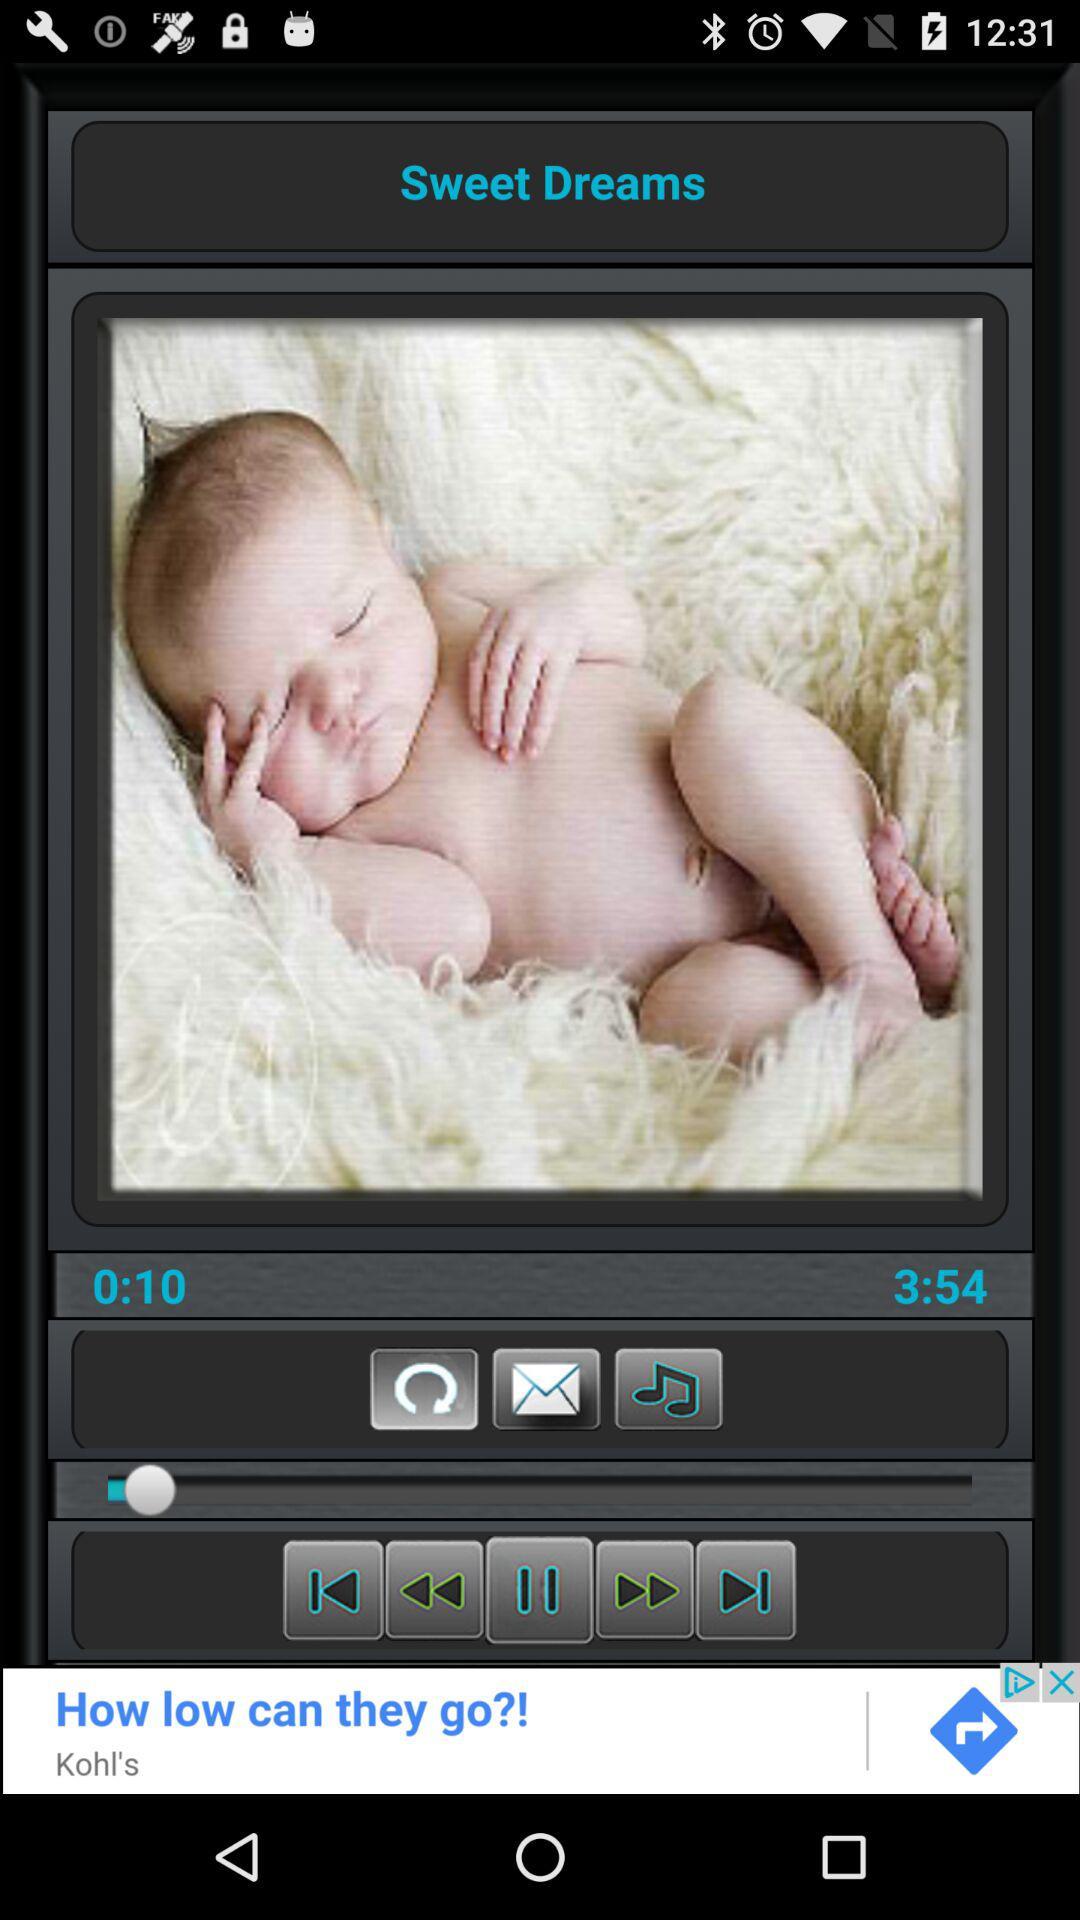 This screenshot has width=1080, height=1920. I want to click on previous song/restart current song, so click(332, 1589).